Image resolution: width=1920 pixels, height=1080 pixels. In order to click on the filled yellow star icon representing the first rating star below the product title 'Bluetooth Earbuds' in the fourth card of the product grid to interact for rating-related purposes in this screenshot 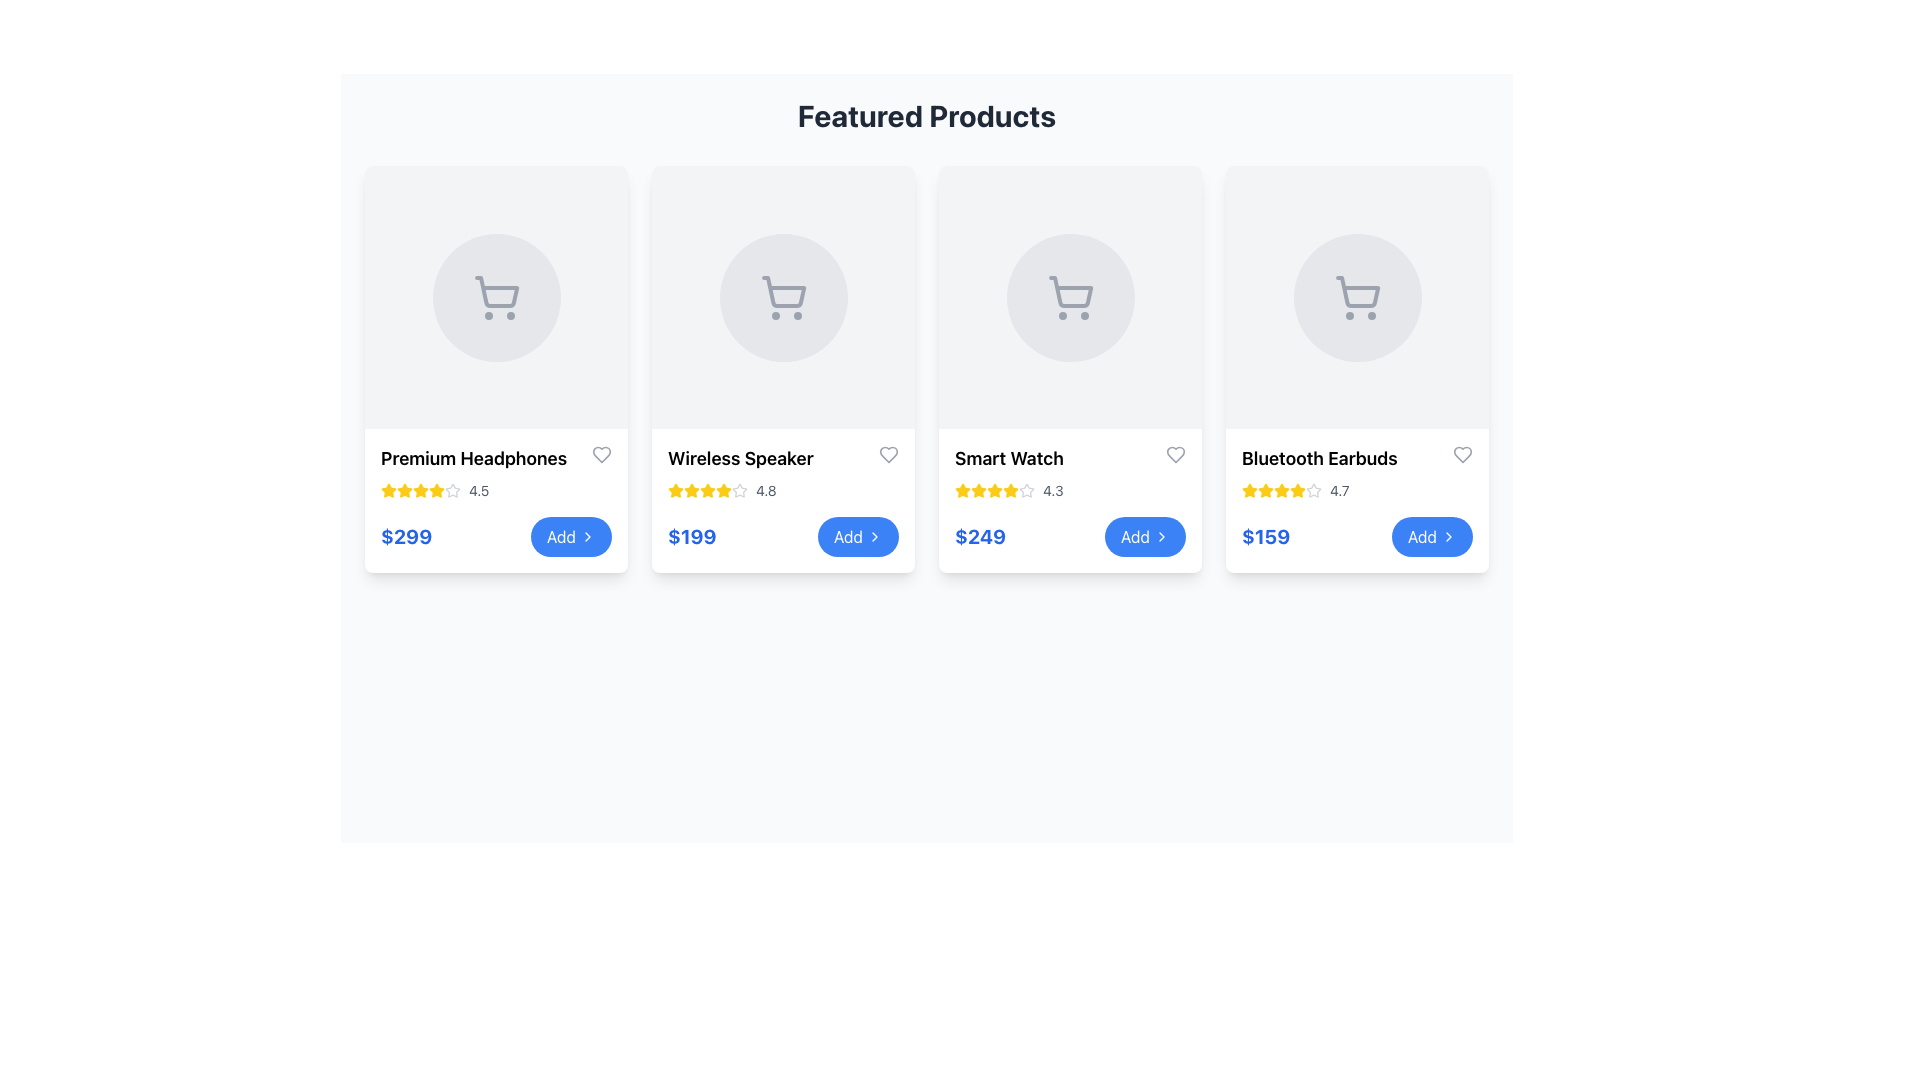, I will do `click(1265, 490)`.